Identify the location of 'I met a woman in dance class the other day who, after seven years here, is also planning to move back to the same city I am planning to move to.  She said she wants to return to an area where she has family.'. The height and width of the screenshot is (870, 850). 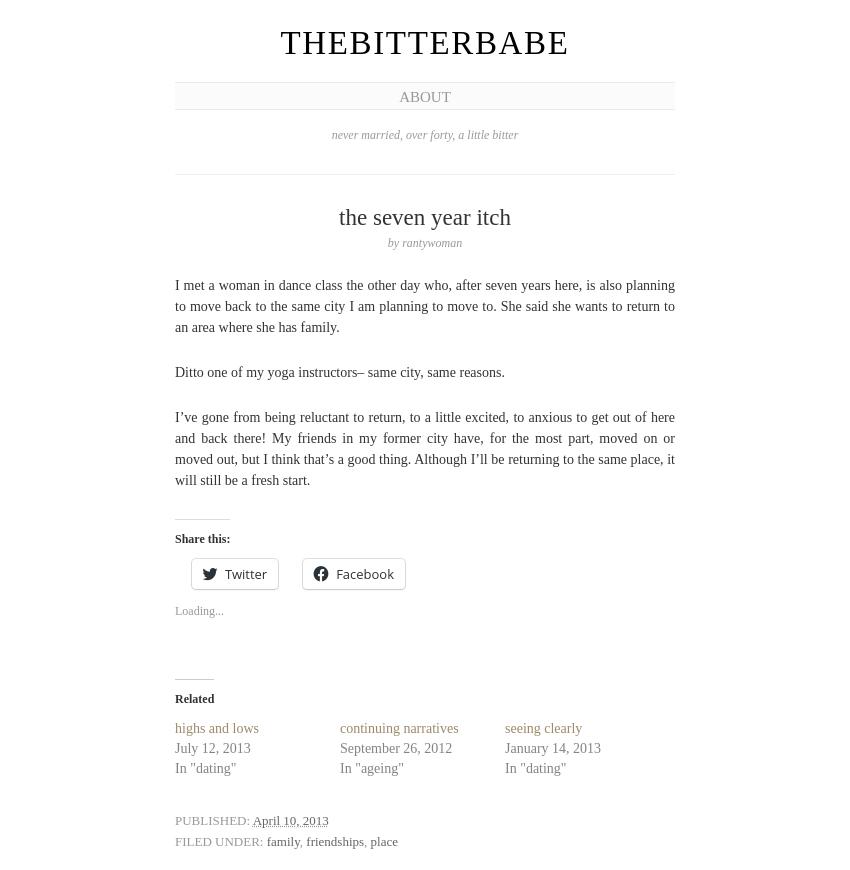
(425, 306).